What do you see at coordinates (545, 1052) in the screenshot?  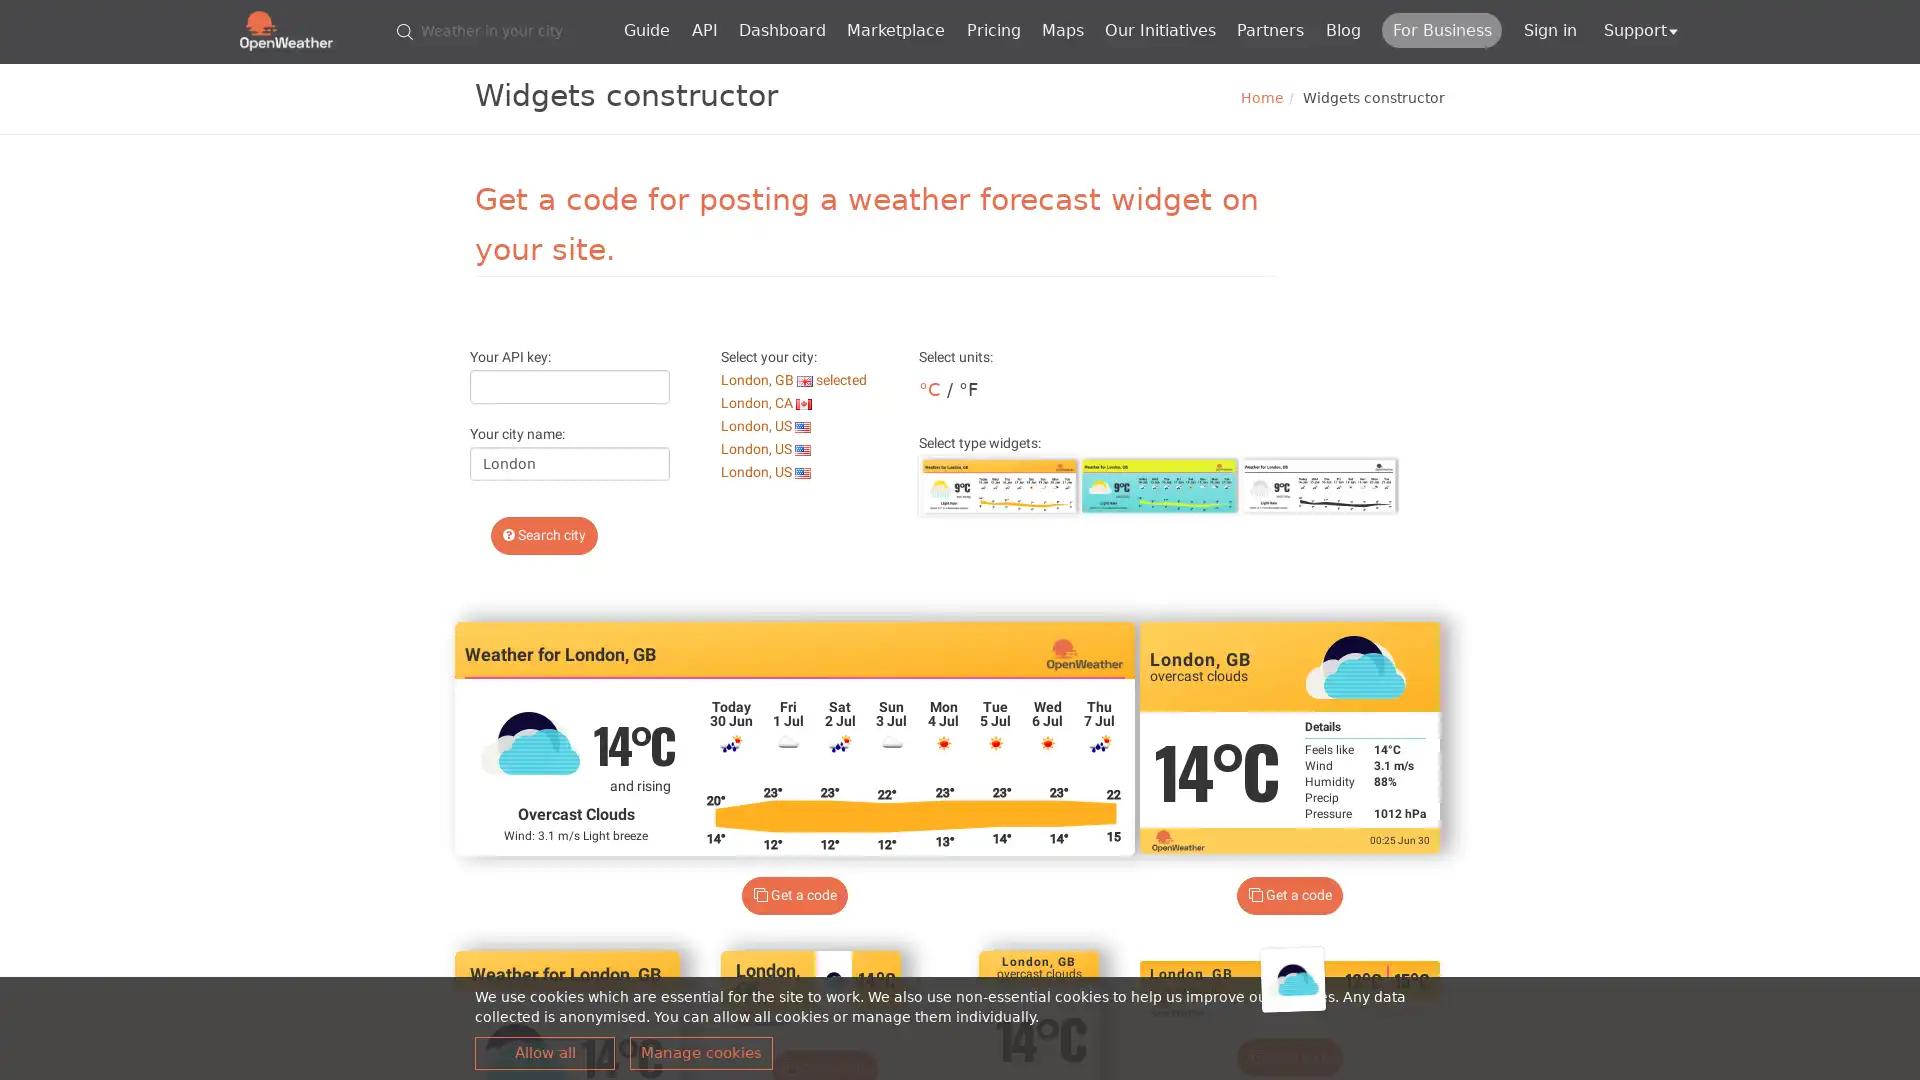 I see `Allow all` at bounding box center [545, 1052].